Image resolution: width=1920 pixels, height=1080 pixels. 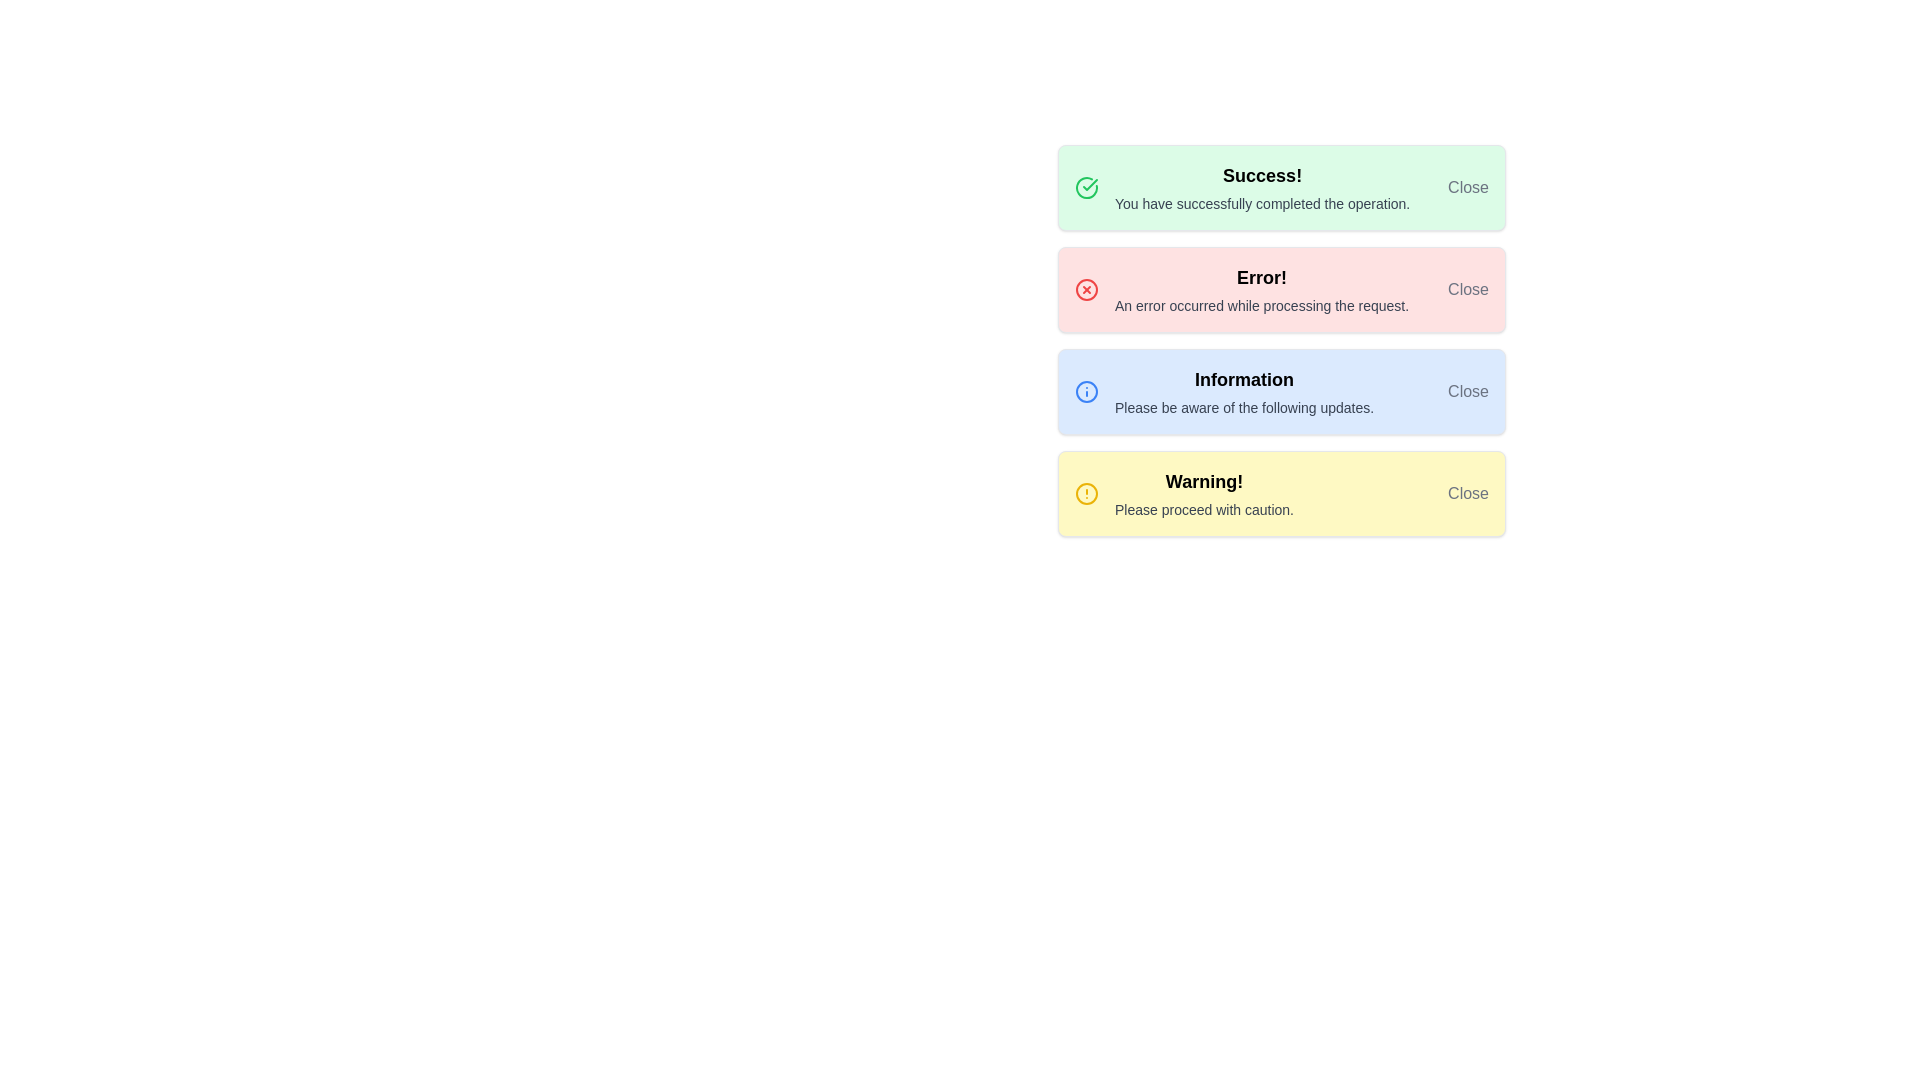 I want to click on the 'Close' button on the notification banner, so click(x=1281, y=493).